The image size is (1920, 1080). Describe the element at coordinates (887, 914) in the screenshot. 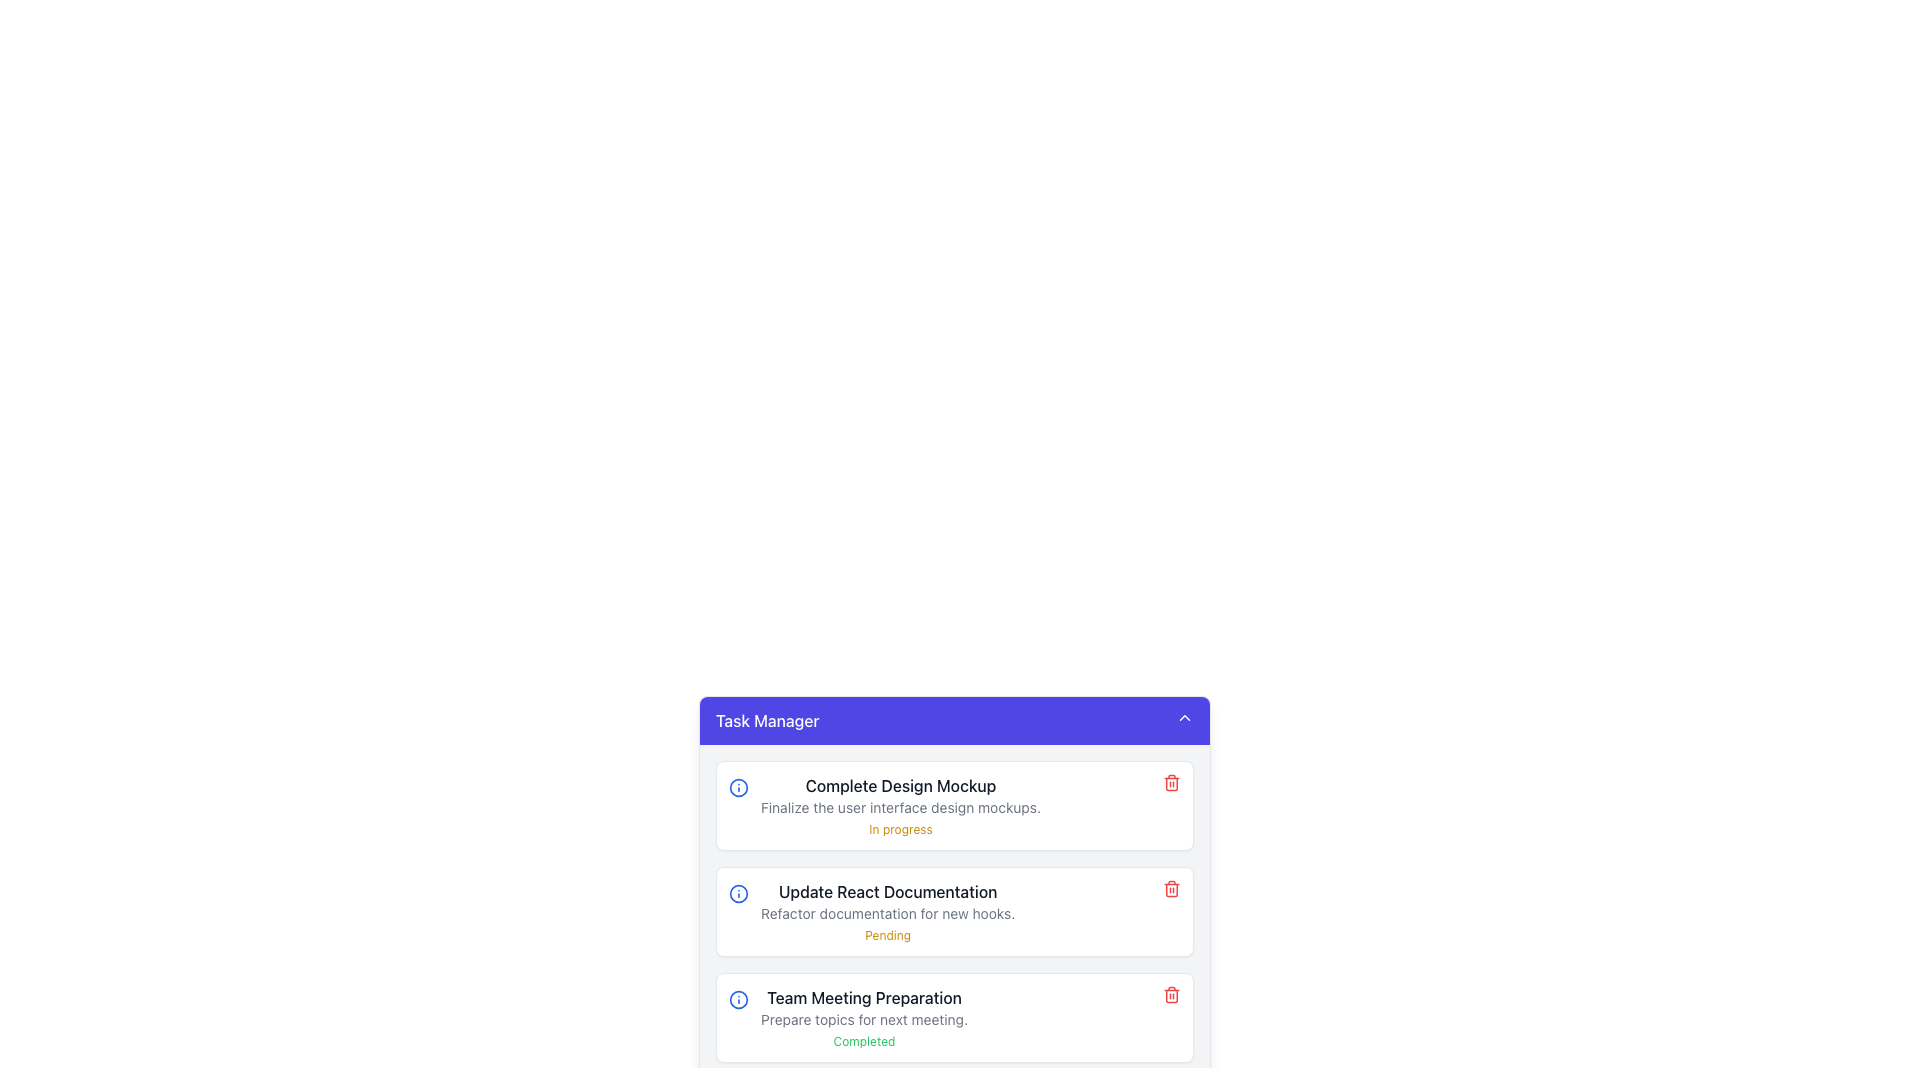

I see `text display that provides additional details about the task titled 'Update React Documentation', located in the second task block of the Task Manager interface` at that location.